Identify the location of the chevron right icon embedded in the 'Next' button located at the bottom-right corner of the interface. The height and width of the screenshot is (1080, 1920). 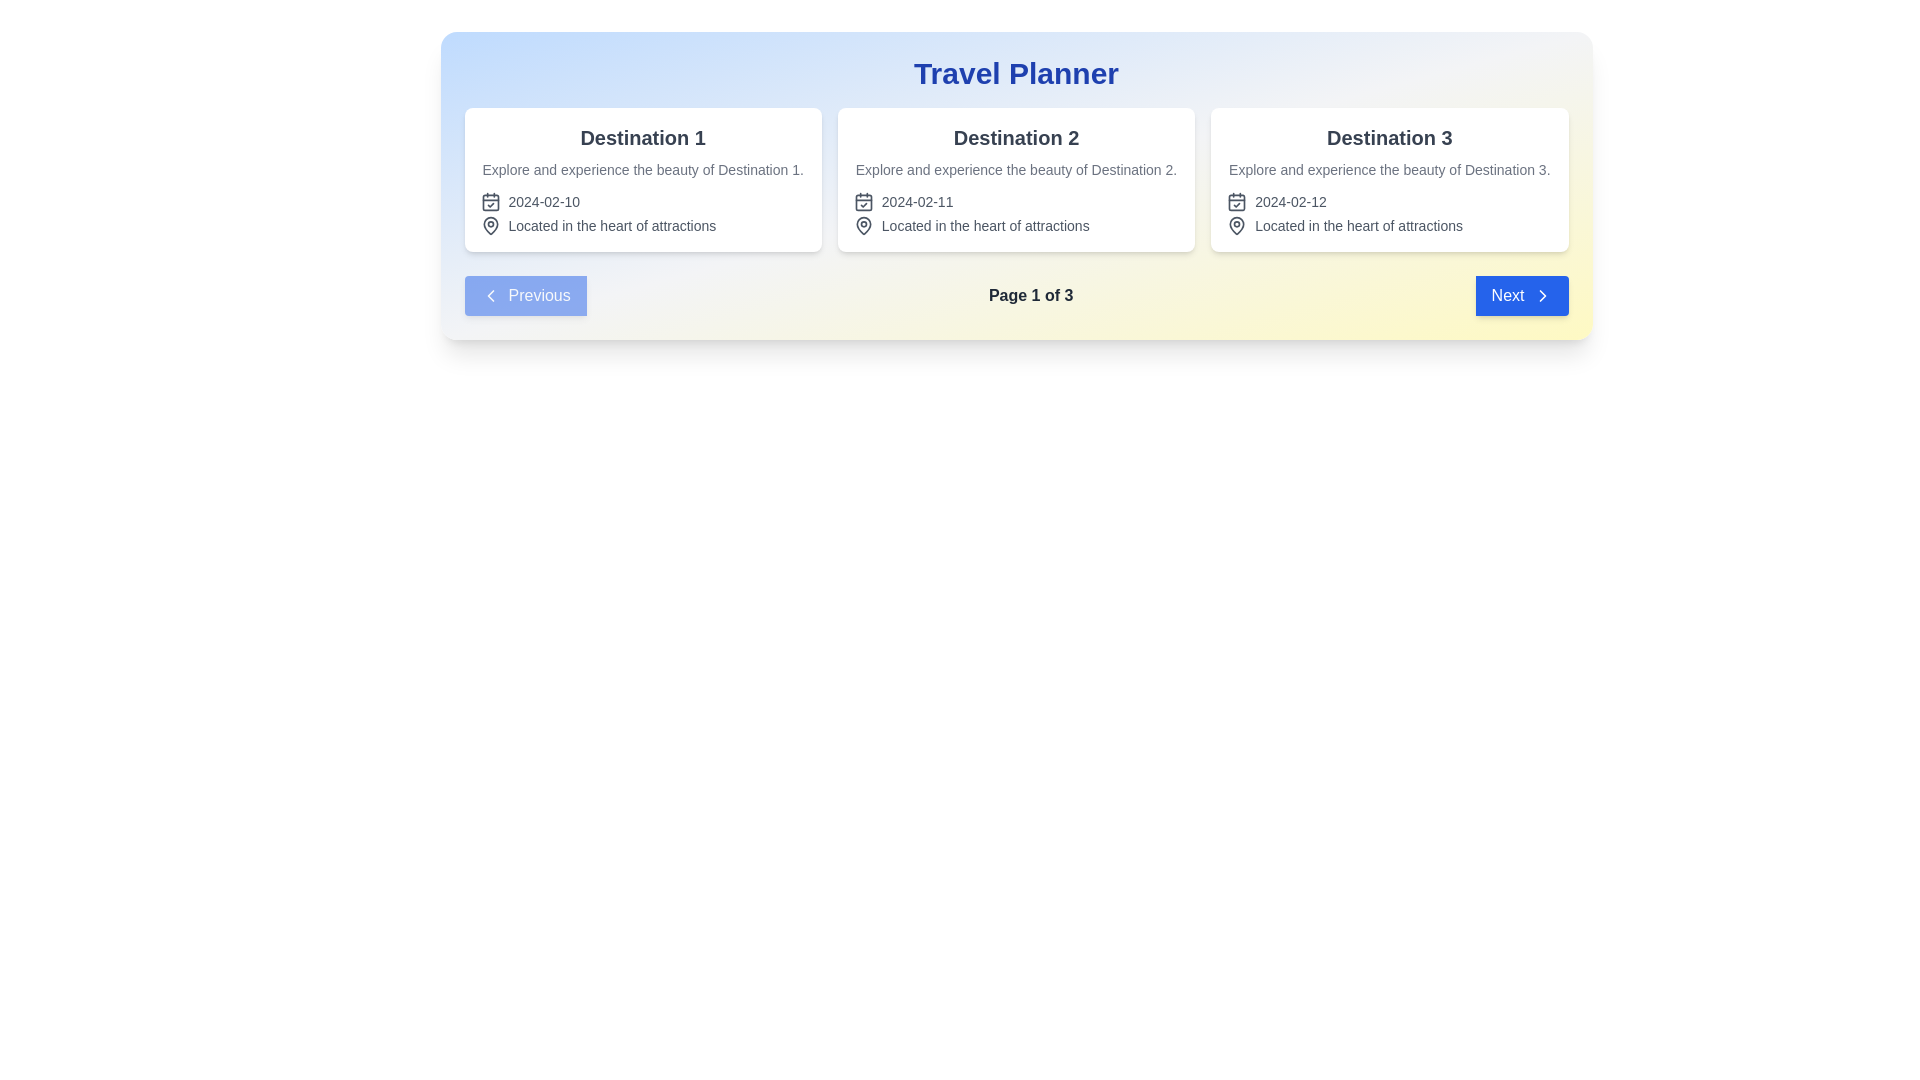
(1541, 296).